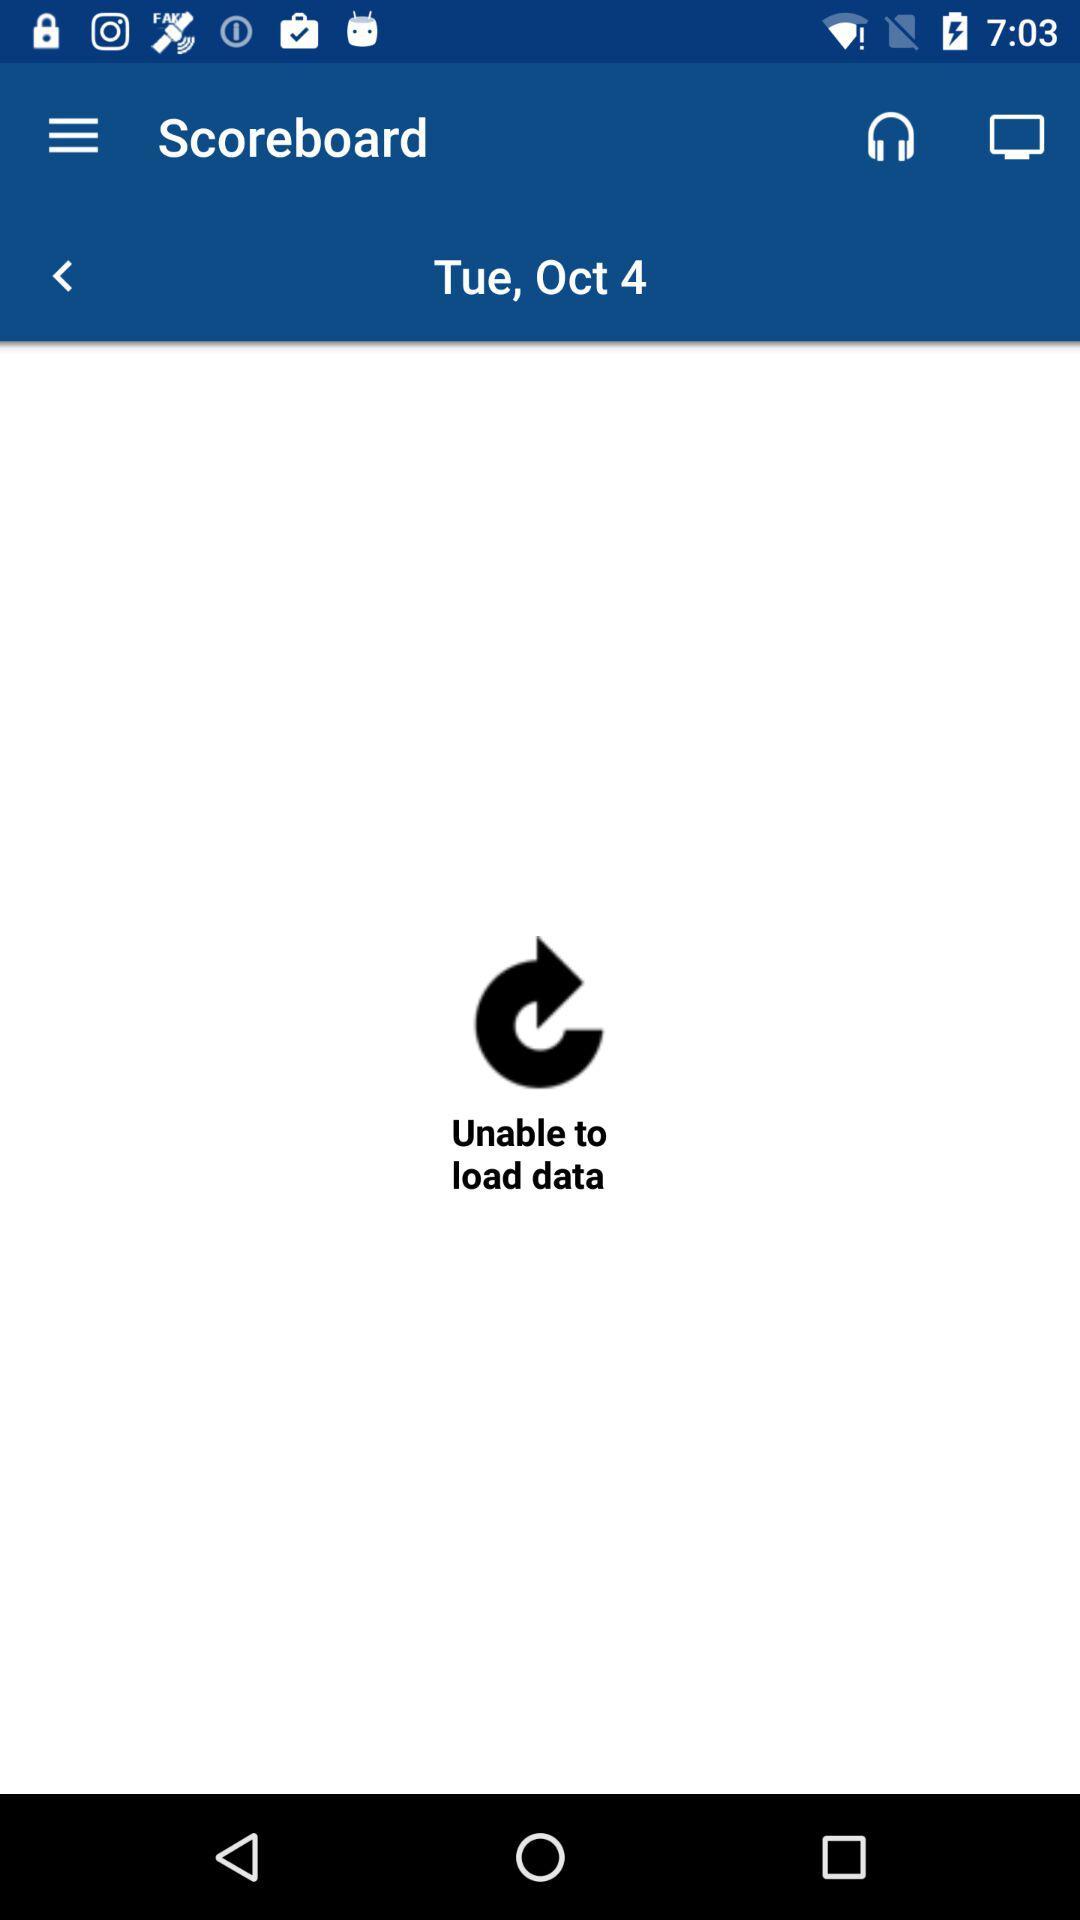 The image size is (1080, 1920). What do you see at coordinates (538, 1153) in the screenshot?
I see `unable to load item` at bounding box center [538, 1153].